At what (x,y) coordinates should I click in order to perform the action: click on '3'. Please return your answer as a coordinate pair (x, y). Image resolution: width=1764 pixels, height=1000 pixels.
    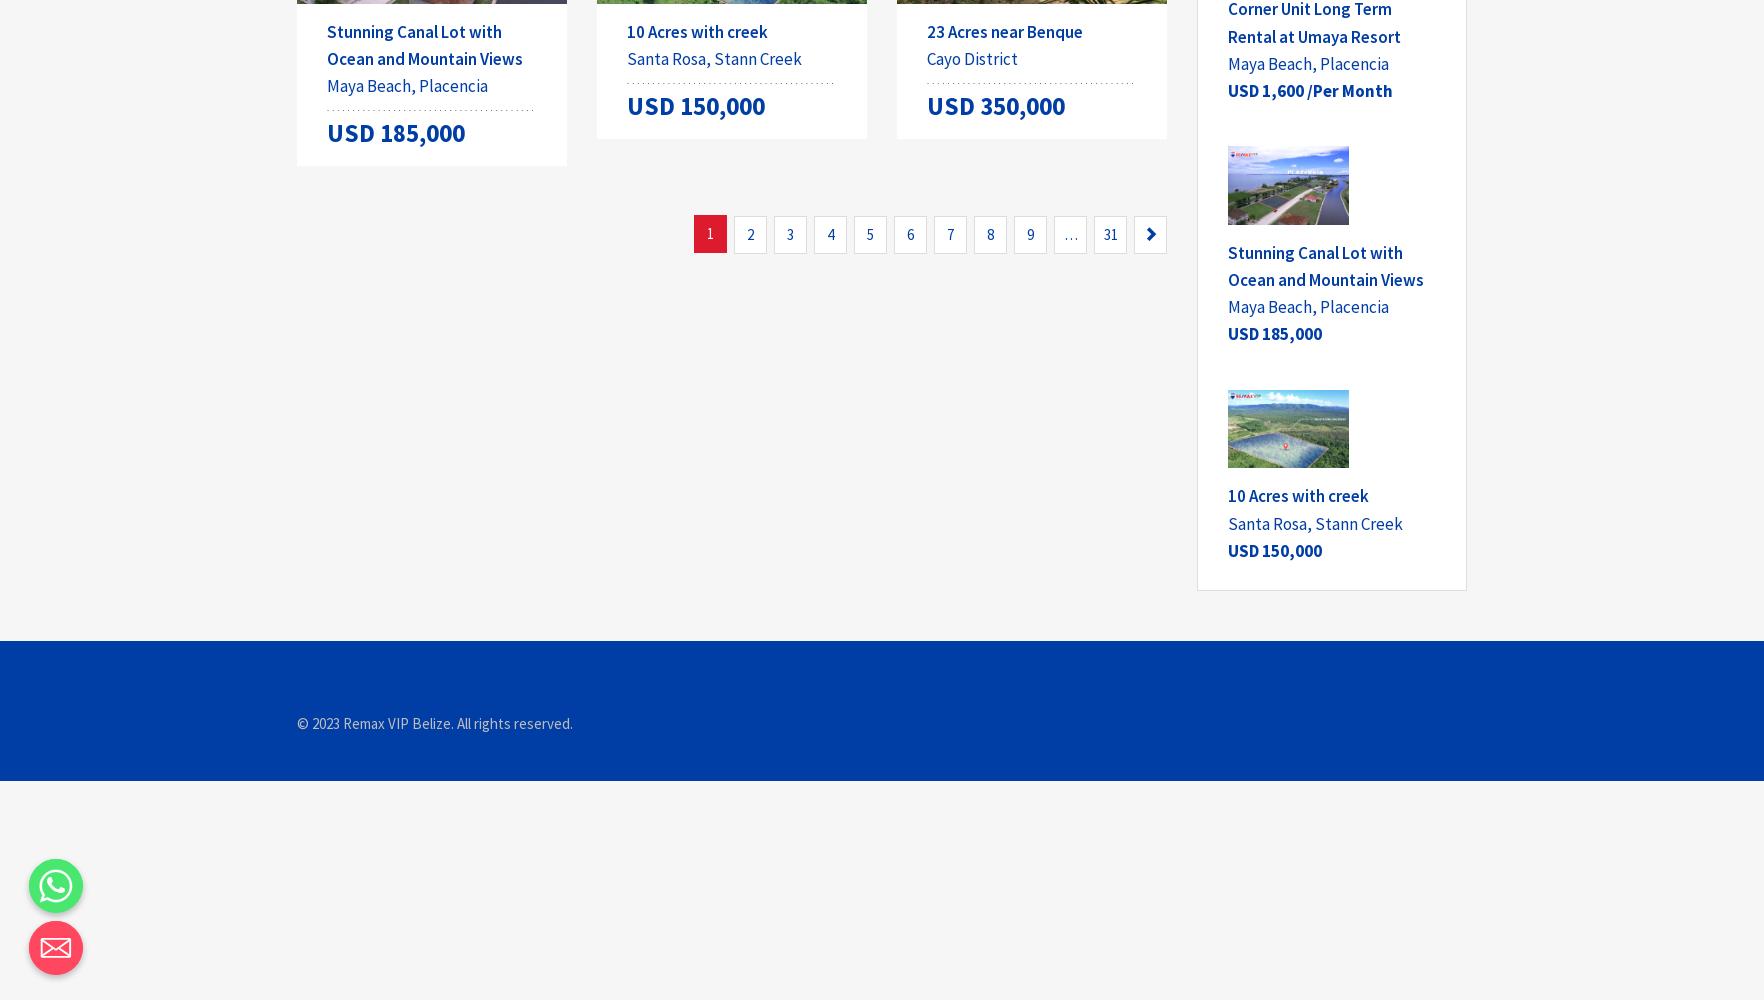
    Looking at the image, I should click on (790, 233).